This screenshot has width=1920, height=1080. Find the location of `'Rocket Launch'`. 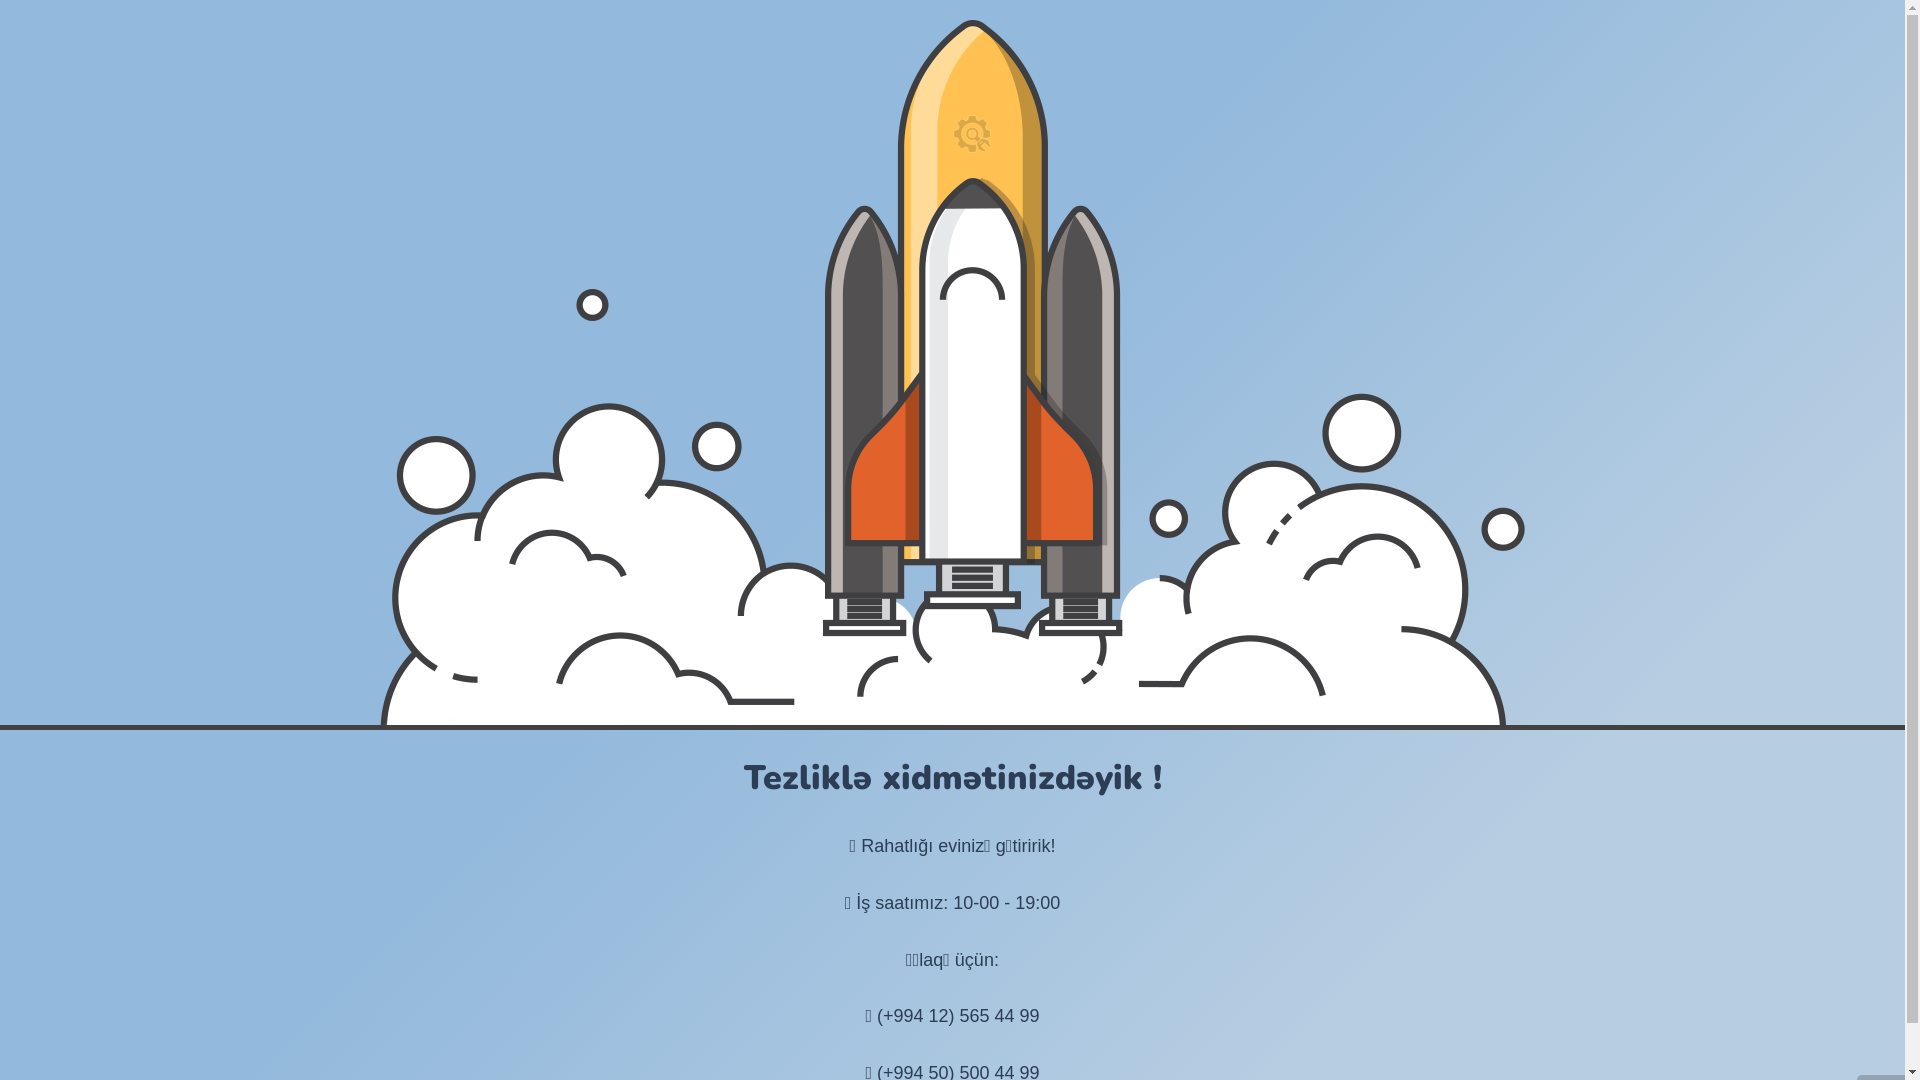

'Rocket Launch' is located at coordinates (951, 372).